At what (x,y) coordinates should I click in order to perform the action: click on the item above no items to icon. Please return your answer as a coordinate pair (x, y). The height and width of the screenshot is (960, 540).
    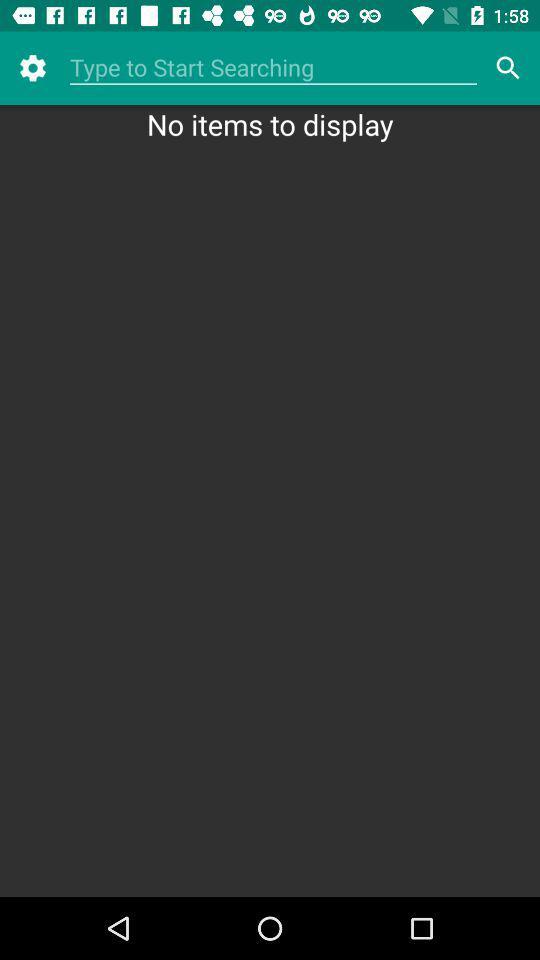
    Looking at the image, I should click on (31, 68).